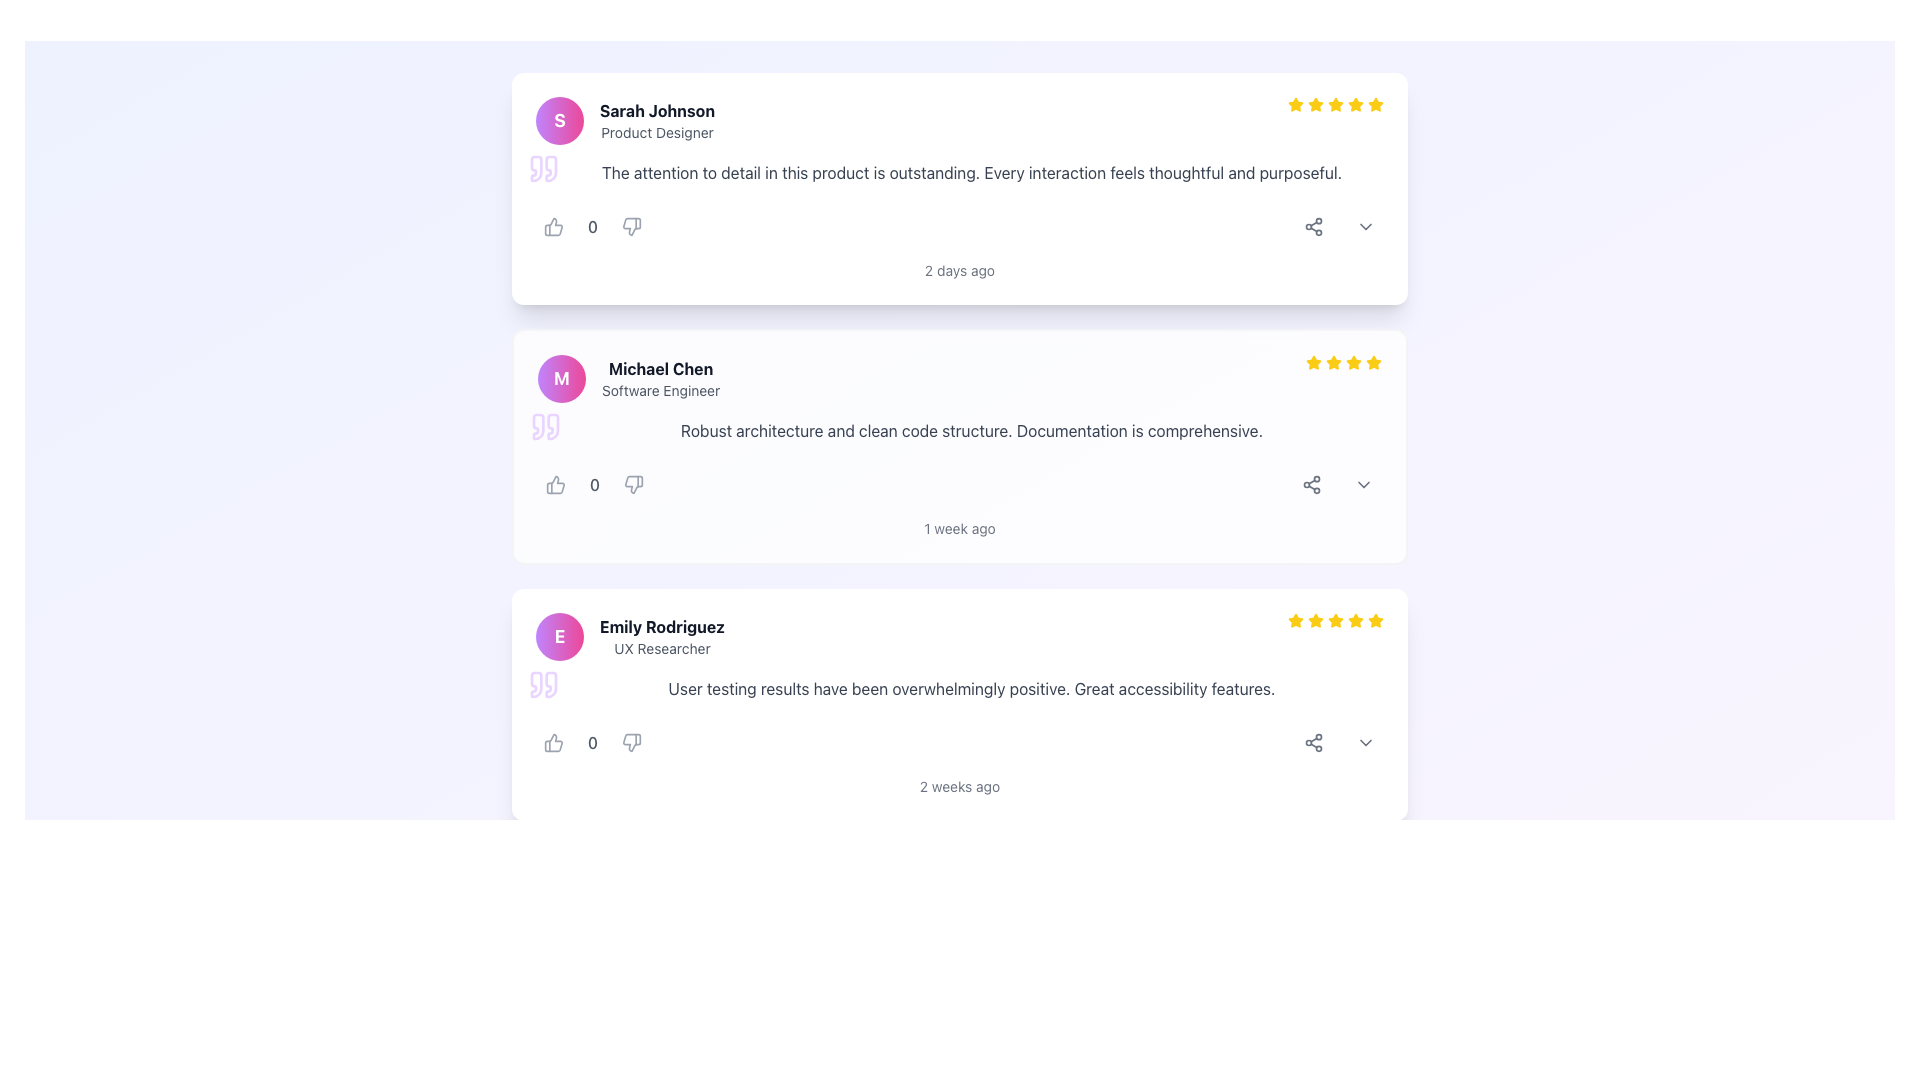 The width and height of the screenshot is (1920, 1080). I want to click on the star-shaped icon, which is the fifth star in the second row of the feedback cards, styled with a yellow fill and a slight shadow, so click(1372, 362).